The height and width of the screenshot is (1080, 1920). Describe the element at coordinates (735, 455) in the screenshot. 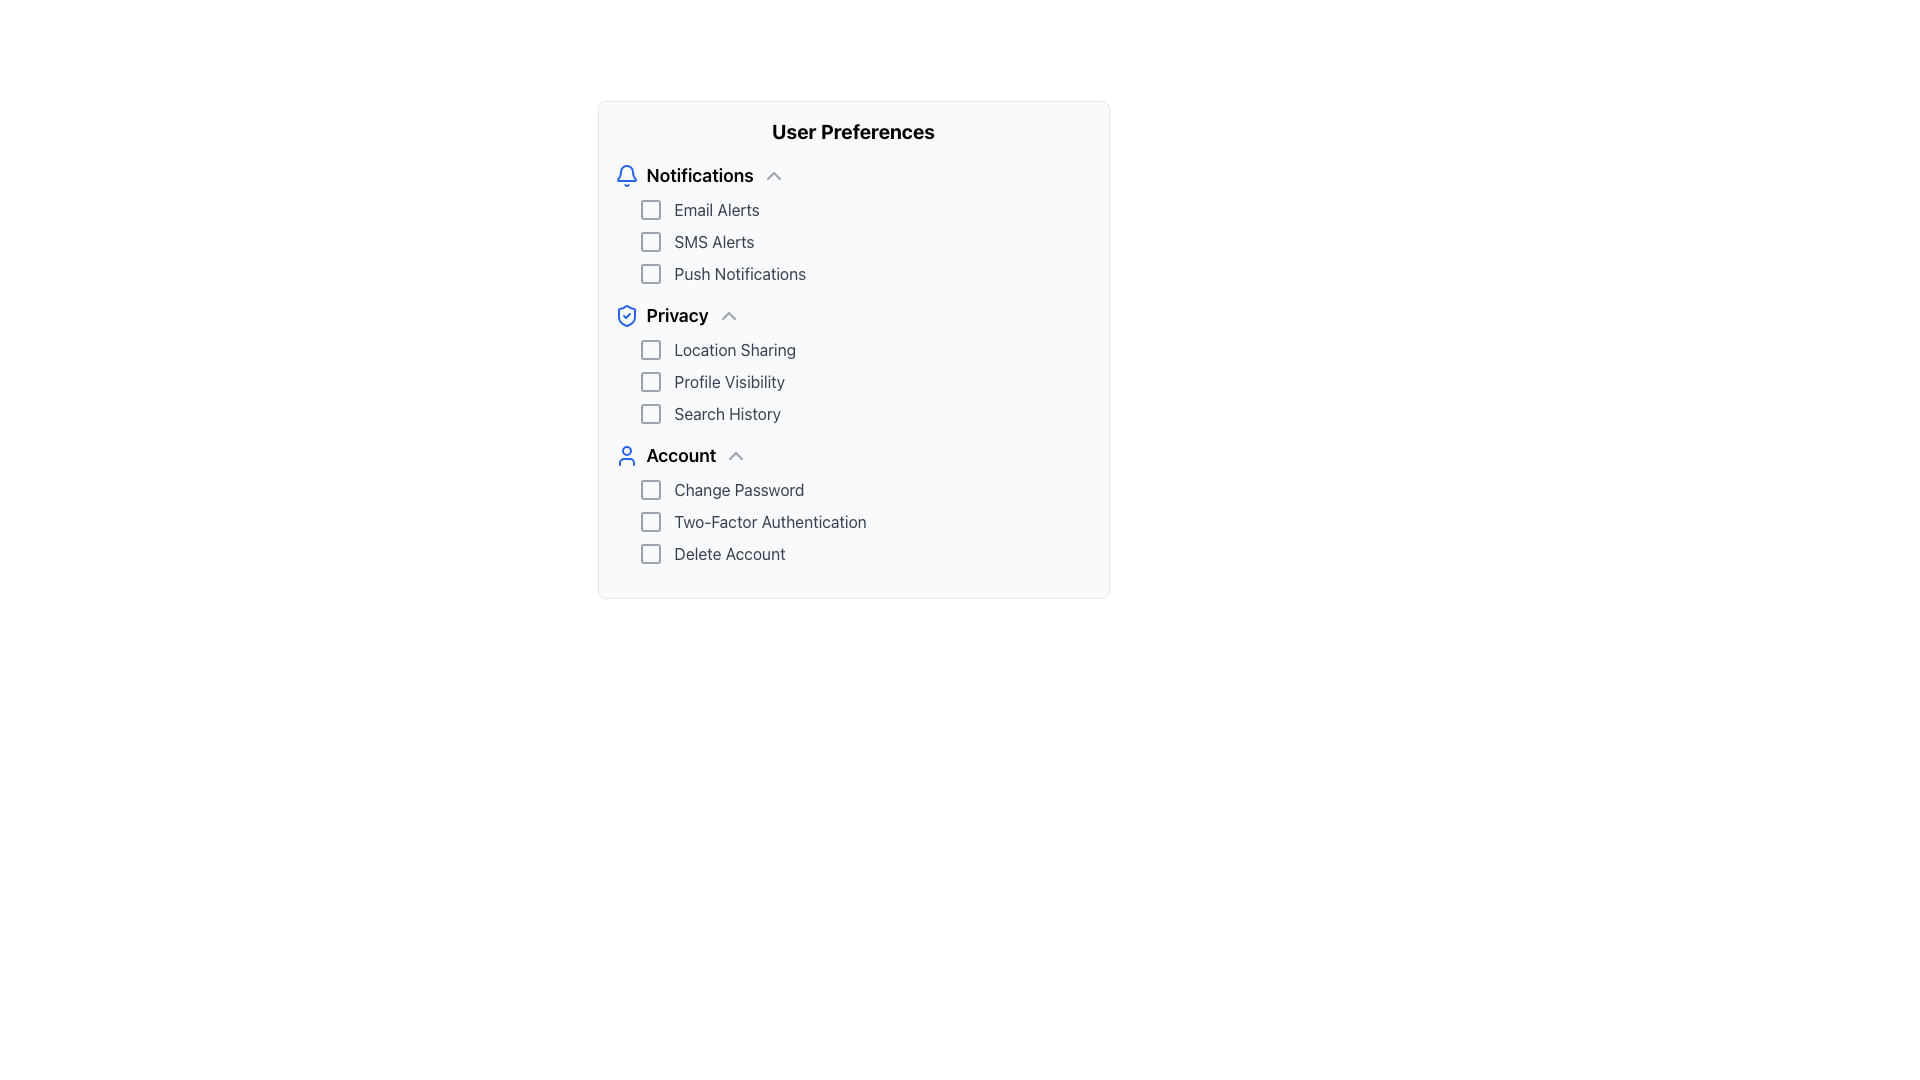

I see `the downward-pointing chevron arrow dropdown toggle button located to the right of the 'Account' text` at that location.